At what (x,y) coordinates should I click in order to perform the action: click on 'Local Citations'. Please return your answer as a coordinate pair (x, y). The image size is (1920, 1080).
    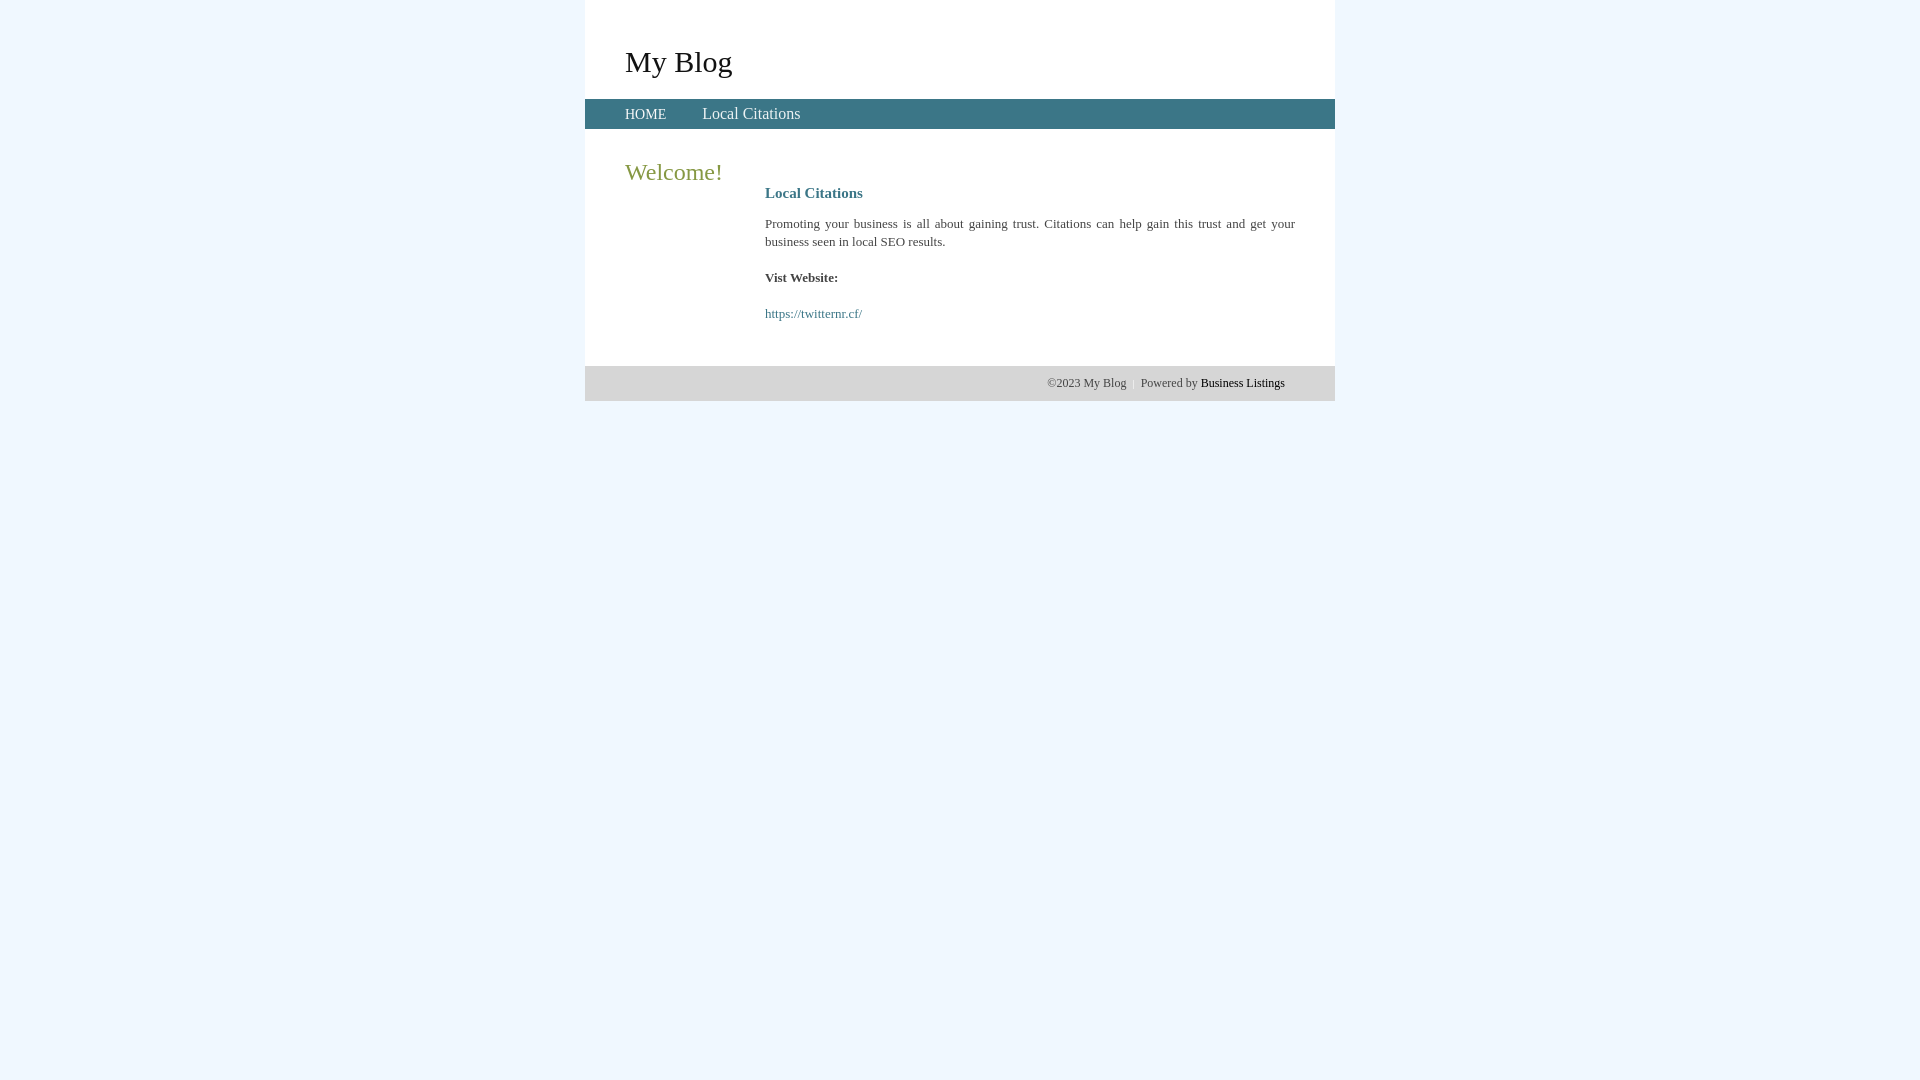
    Looking at the image, I should click on (701, 113).